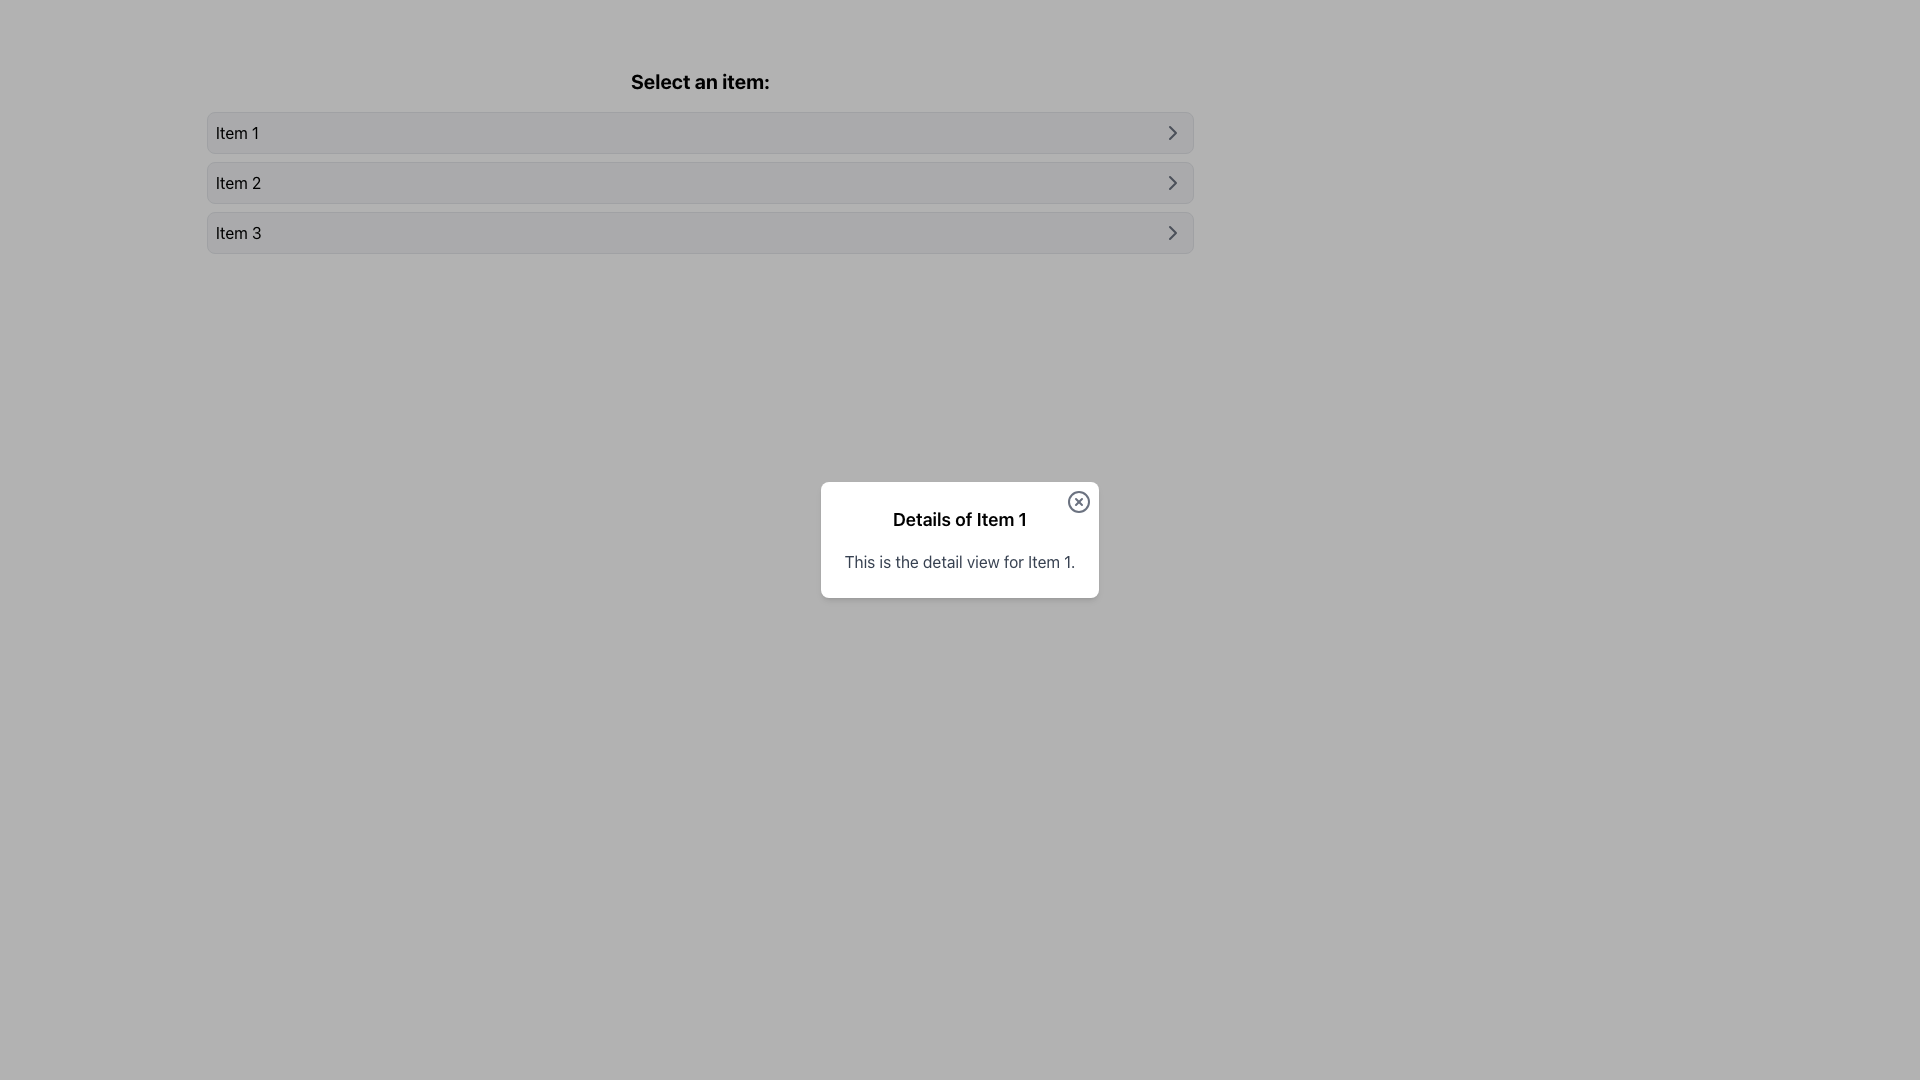  I want to click on the Chevron Icon located at the far right of the first row labeled 'Item 1' to trigger an action, so click(1172, 132).